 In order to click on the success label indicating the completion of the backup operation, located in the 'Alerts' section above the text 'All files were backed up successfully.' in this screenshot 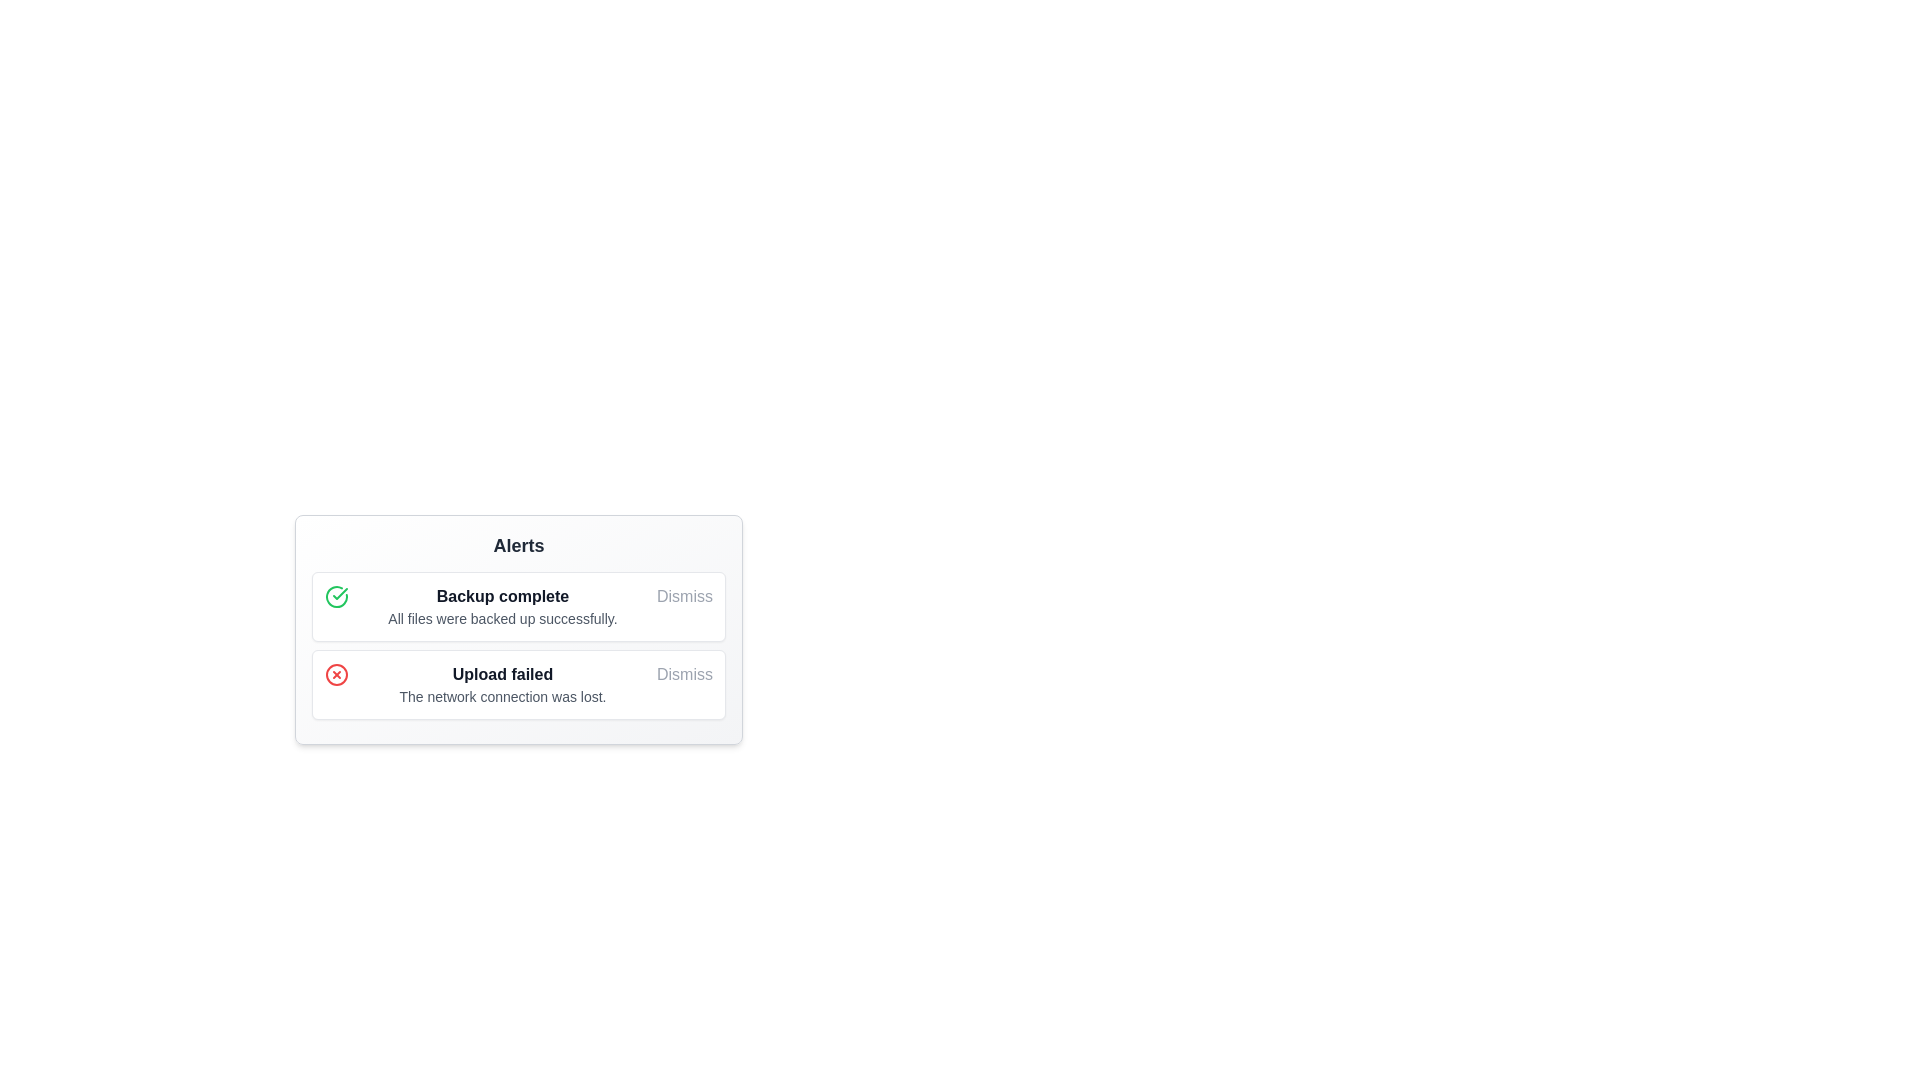, I will do `click(503, 596)`.